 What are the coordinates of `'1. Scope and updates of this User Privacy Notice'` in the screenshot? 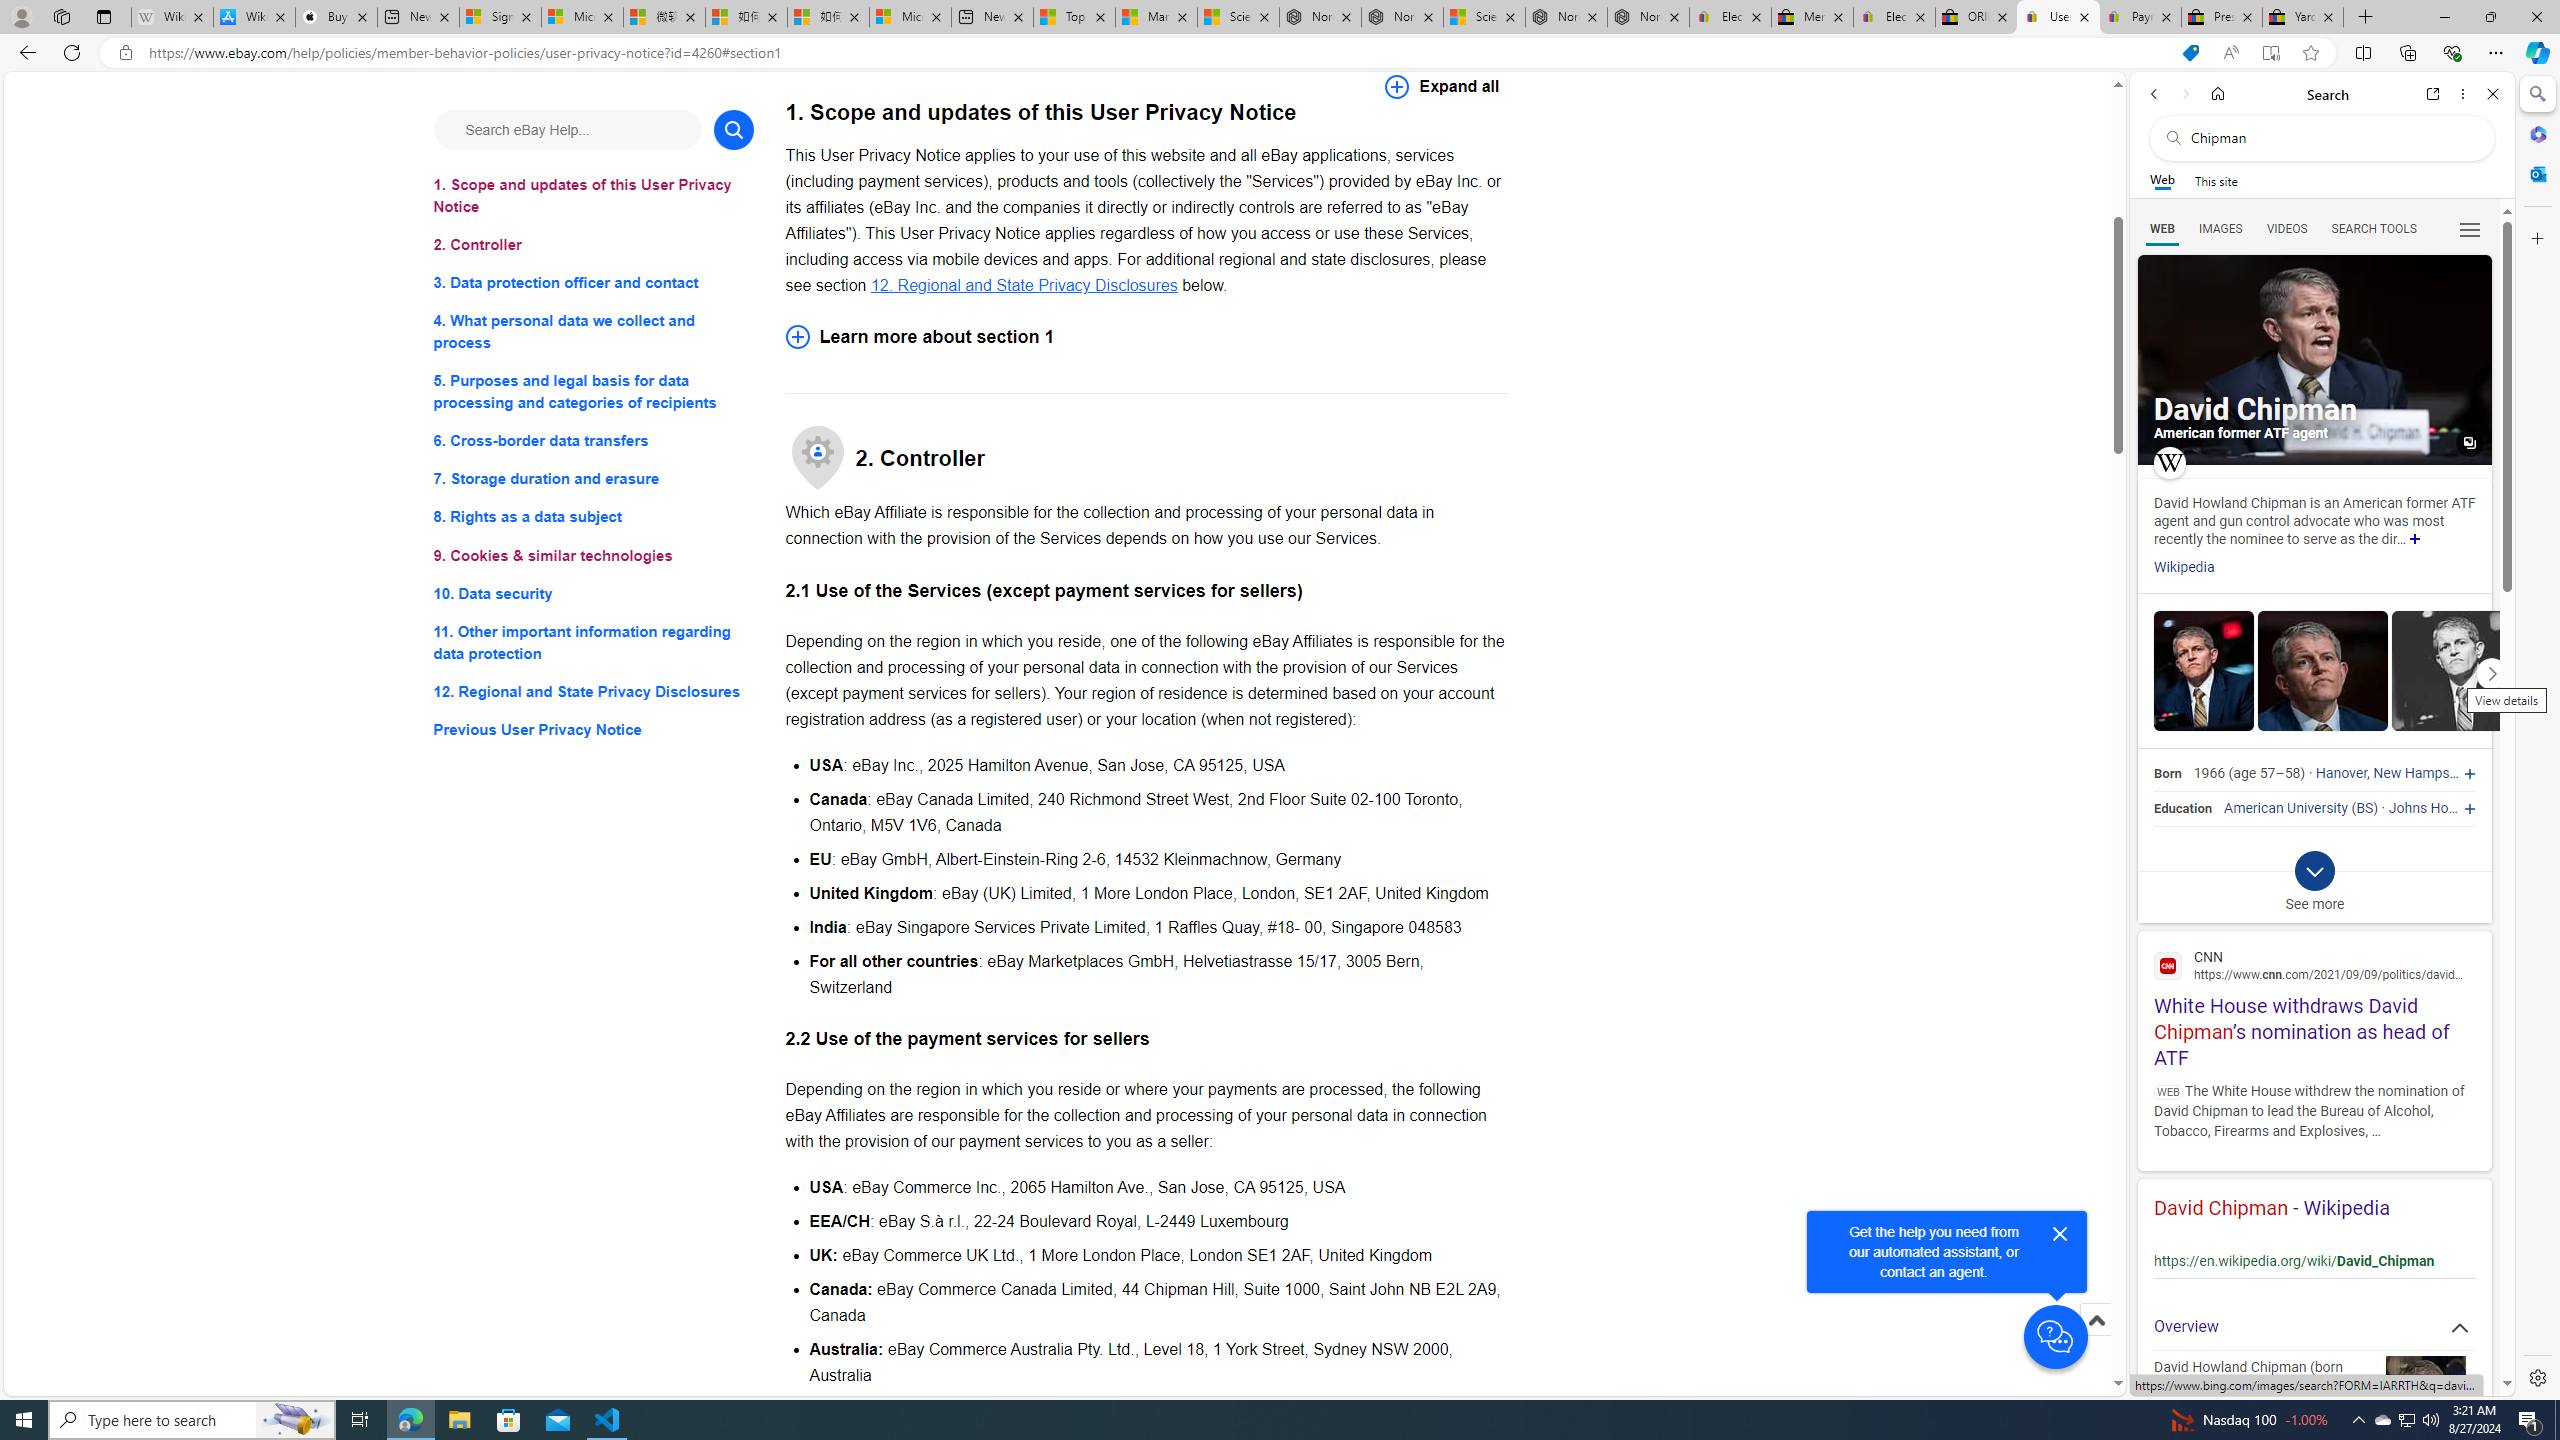 It's located at (592, 195).